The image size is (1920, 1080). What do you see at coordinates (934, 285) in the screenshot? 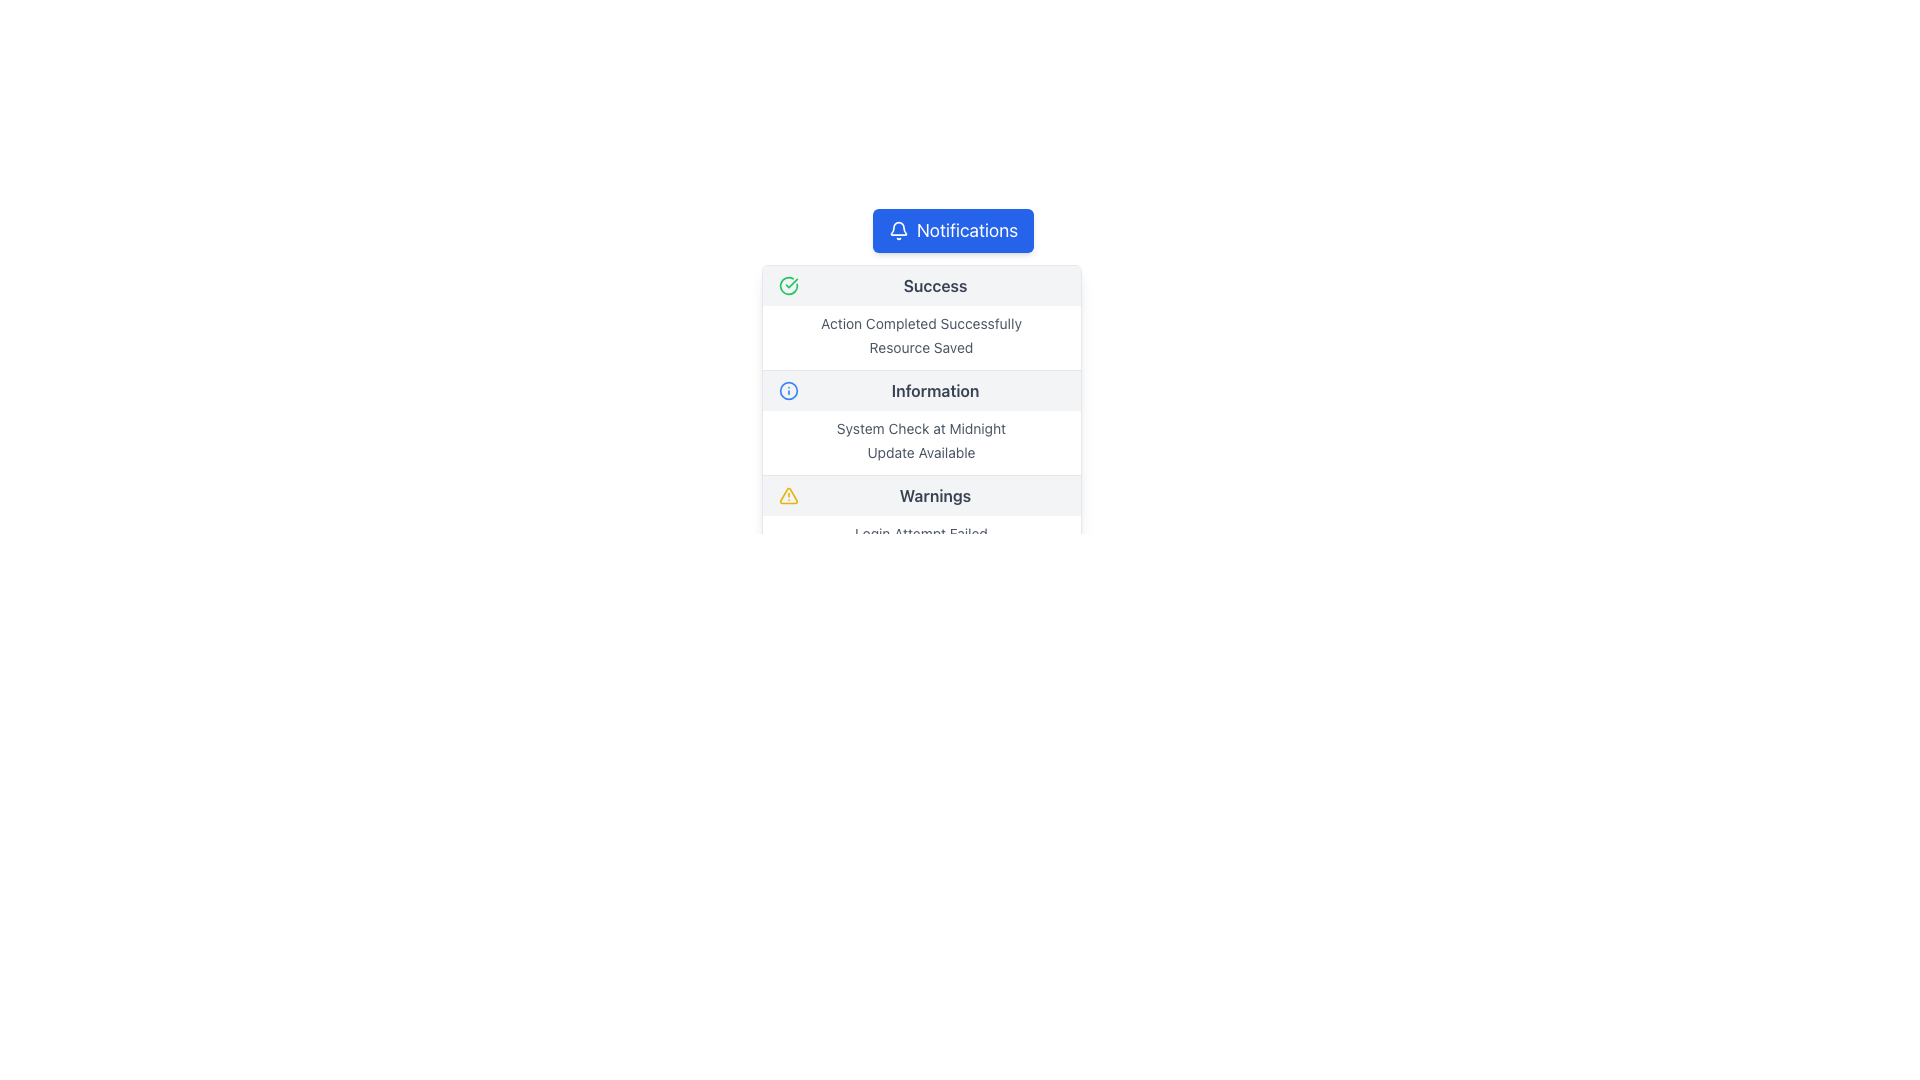
I see `the 'Success' label which is styled in bold dark gray font, located next to a green check icon in the notification panel` at bounding box center [934, 285].